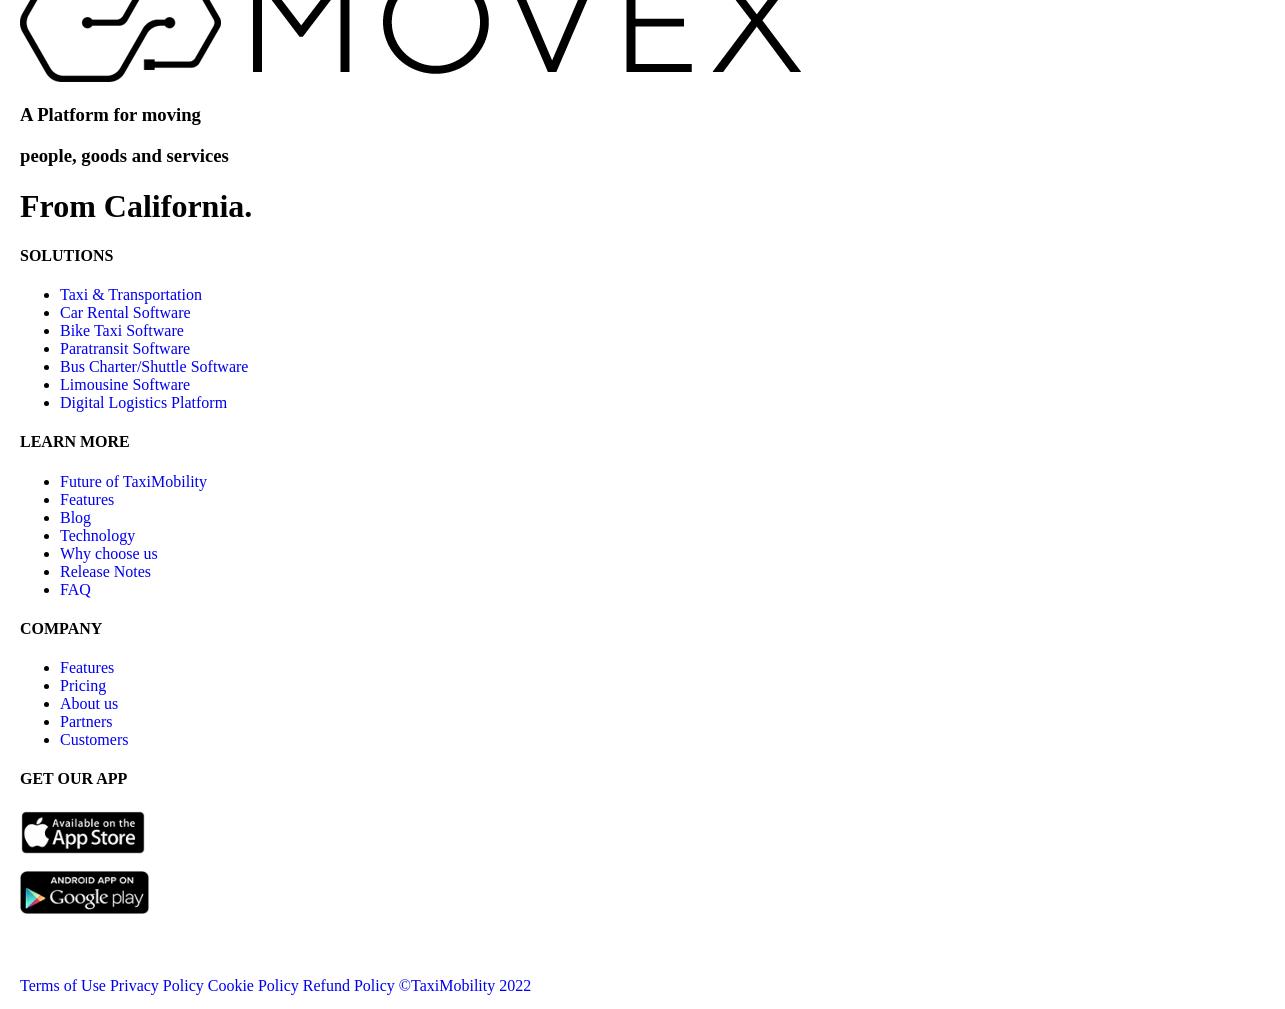  Describe the element at coordinates (130, 293) in the screenshot. I see `'Taxi & Transportation'` at that location.